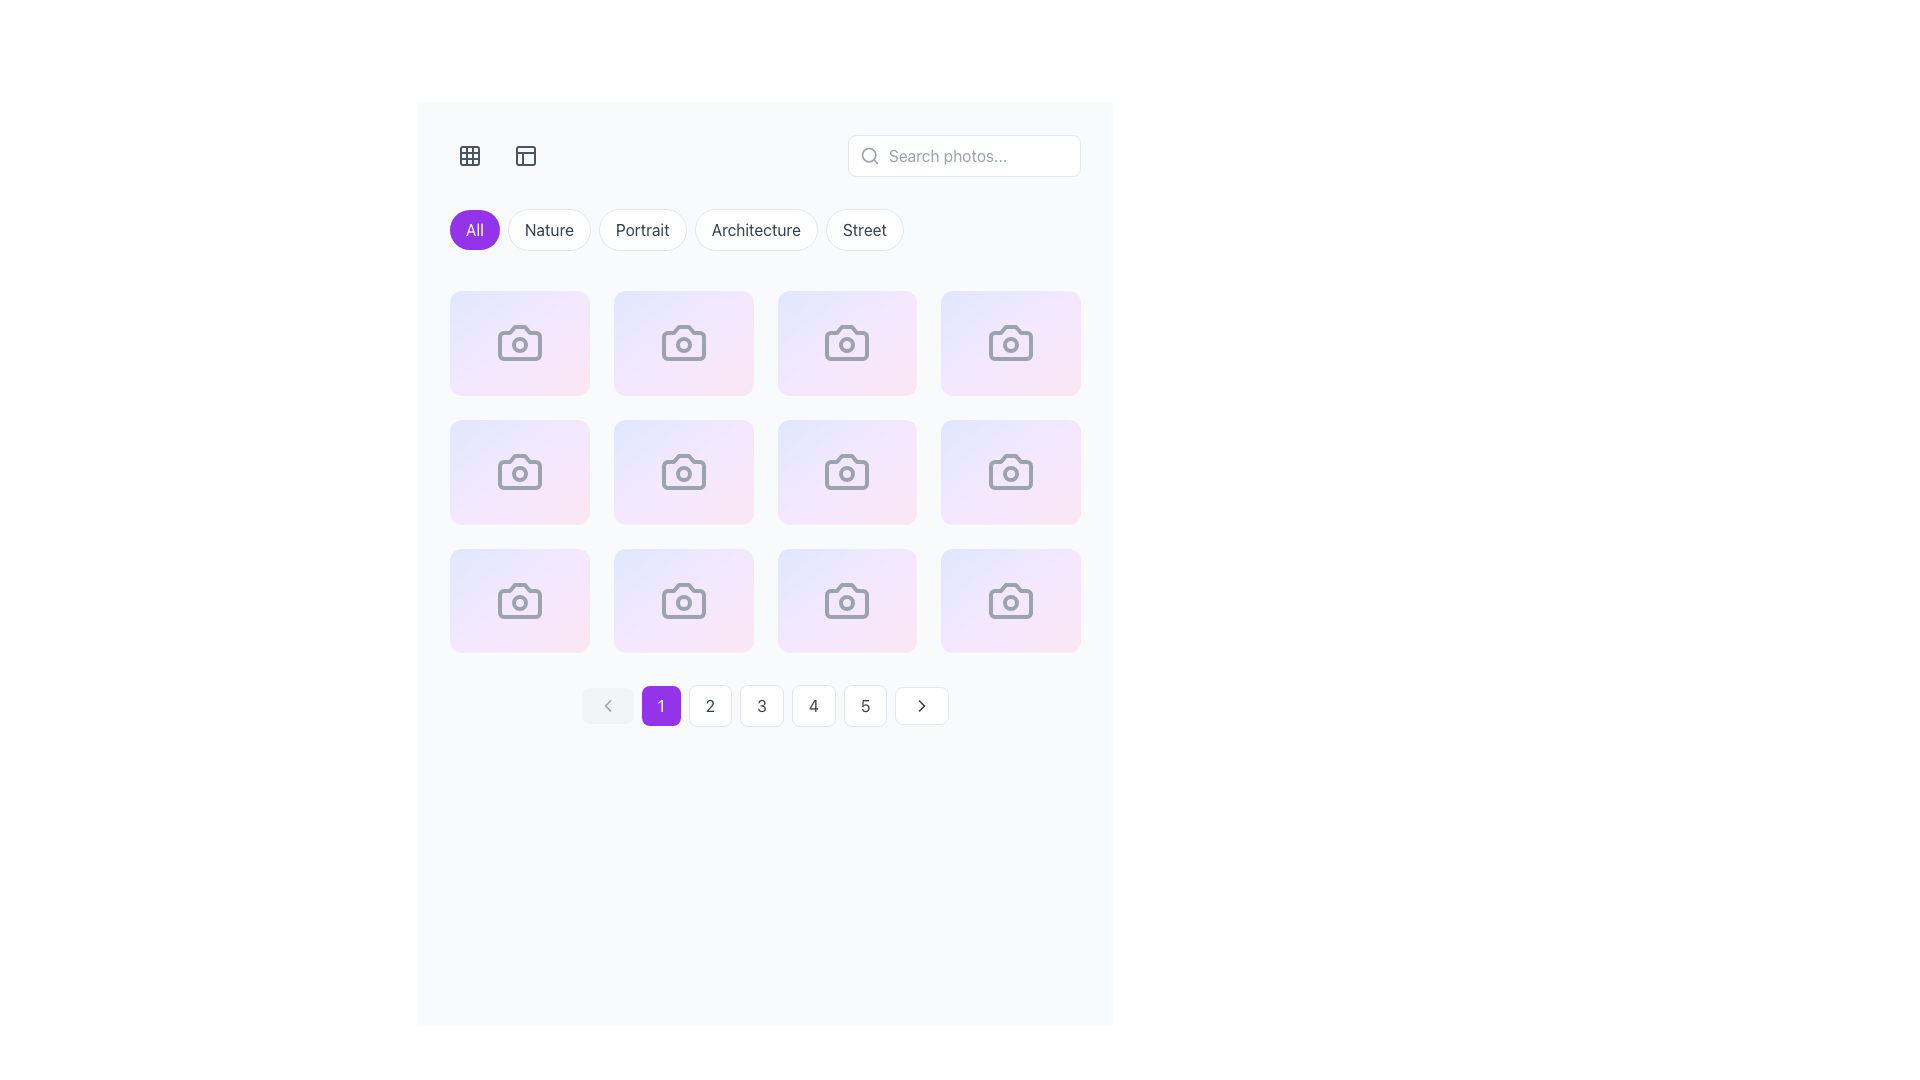  What do you see at coordinates (519, 600) in the screenshot?
I see `the gallery item card labeled as Photograph #9, which is the third card in the third row of a 4-column grid structure` at bounding box center [519, 600].